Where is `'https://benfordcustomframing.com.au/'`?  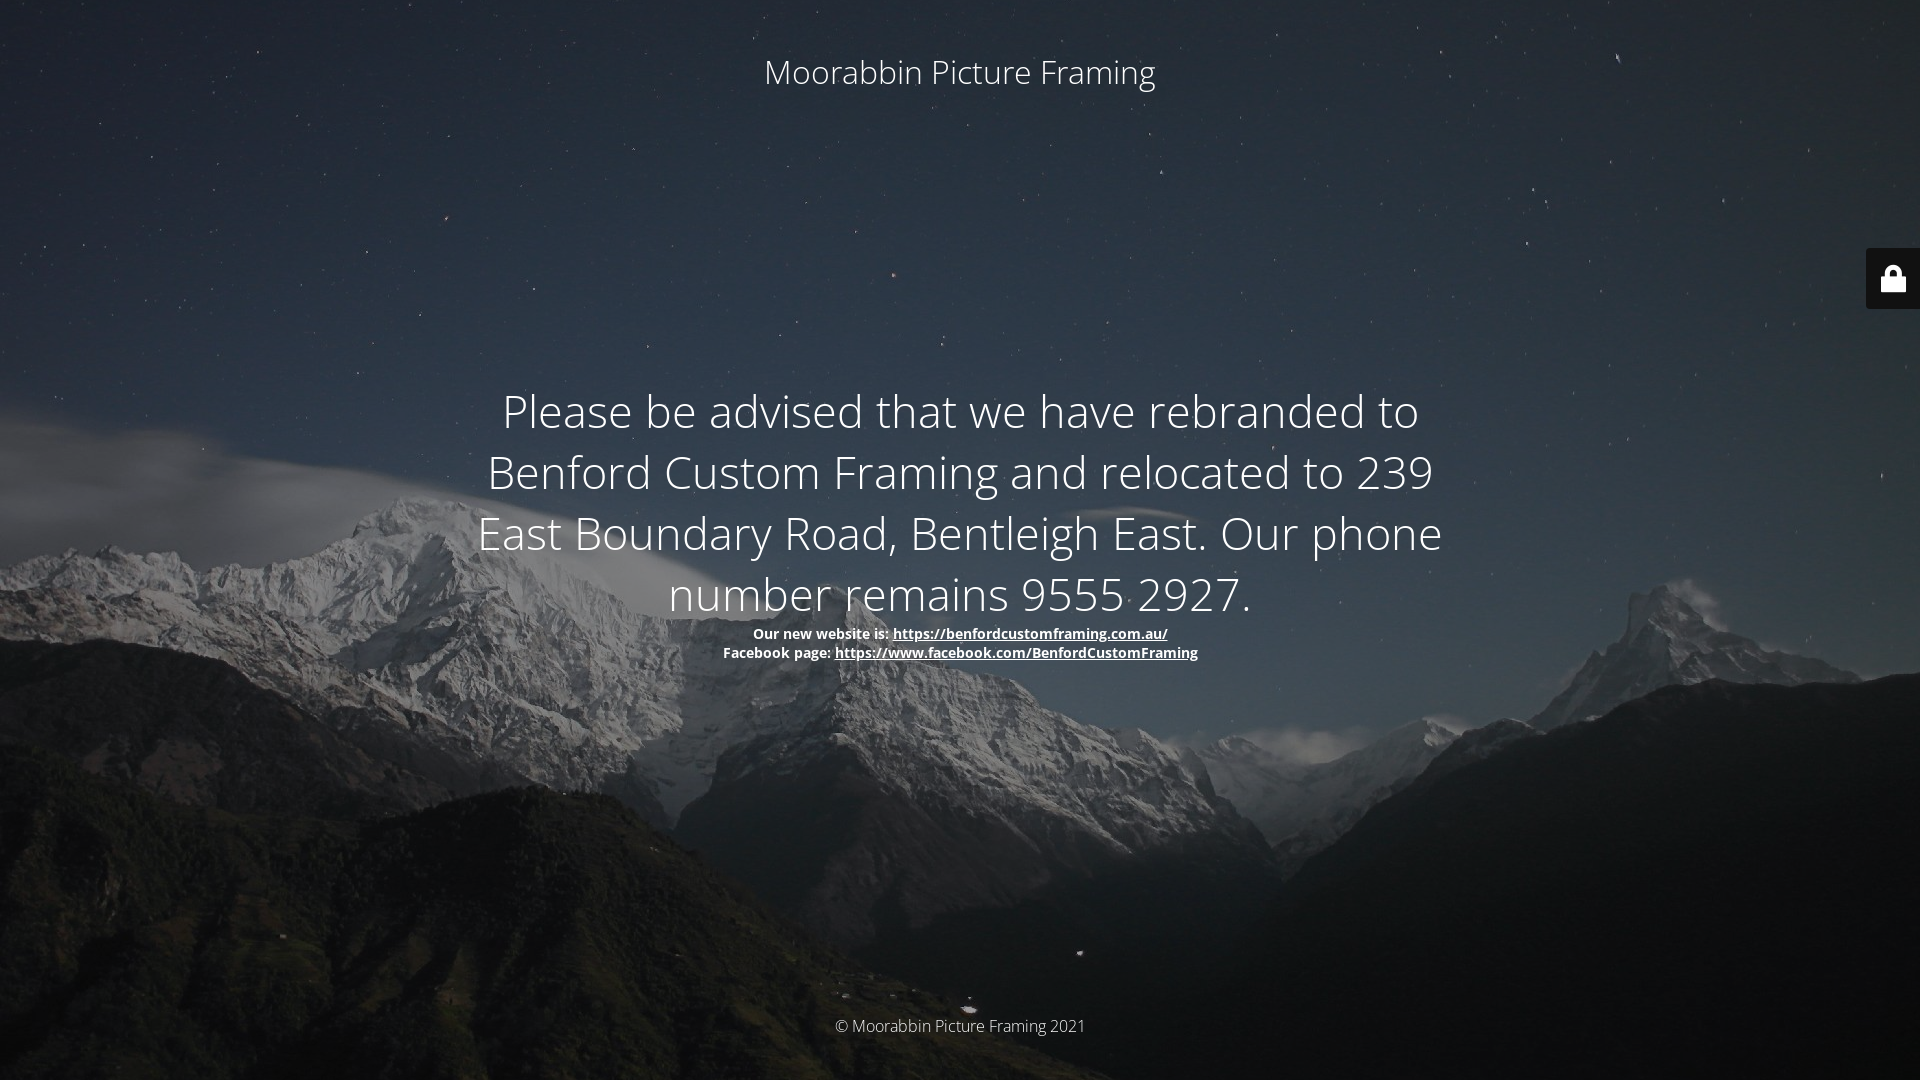
'https://benfordcustomframing.com.au/' is located at coordinates (1029, 633).